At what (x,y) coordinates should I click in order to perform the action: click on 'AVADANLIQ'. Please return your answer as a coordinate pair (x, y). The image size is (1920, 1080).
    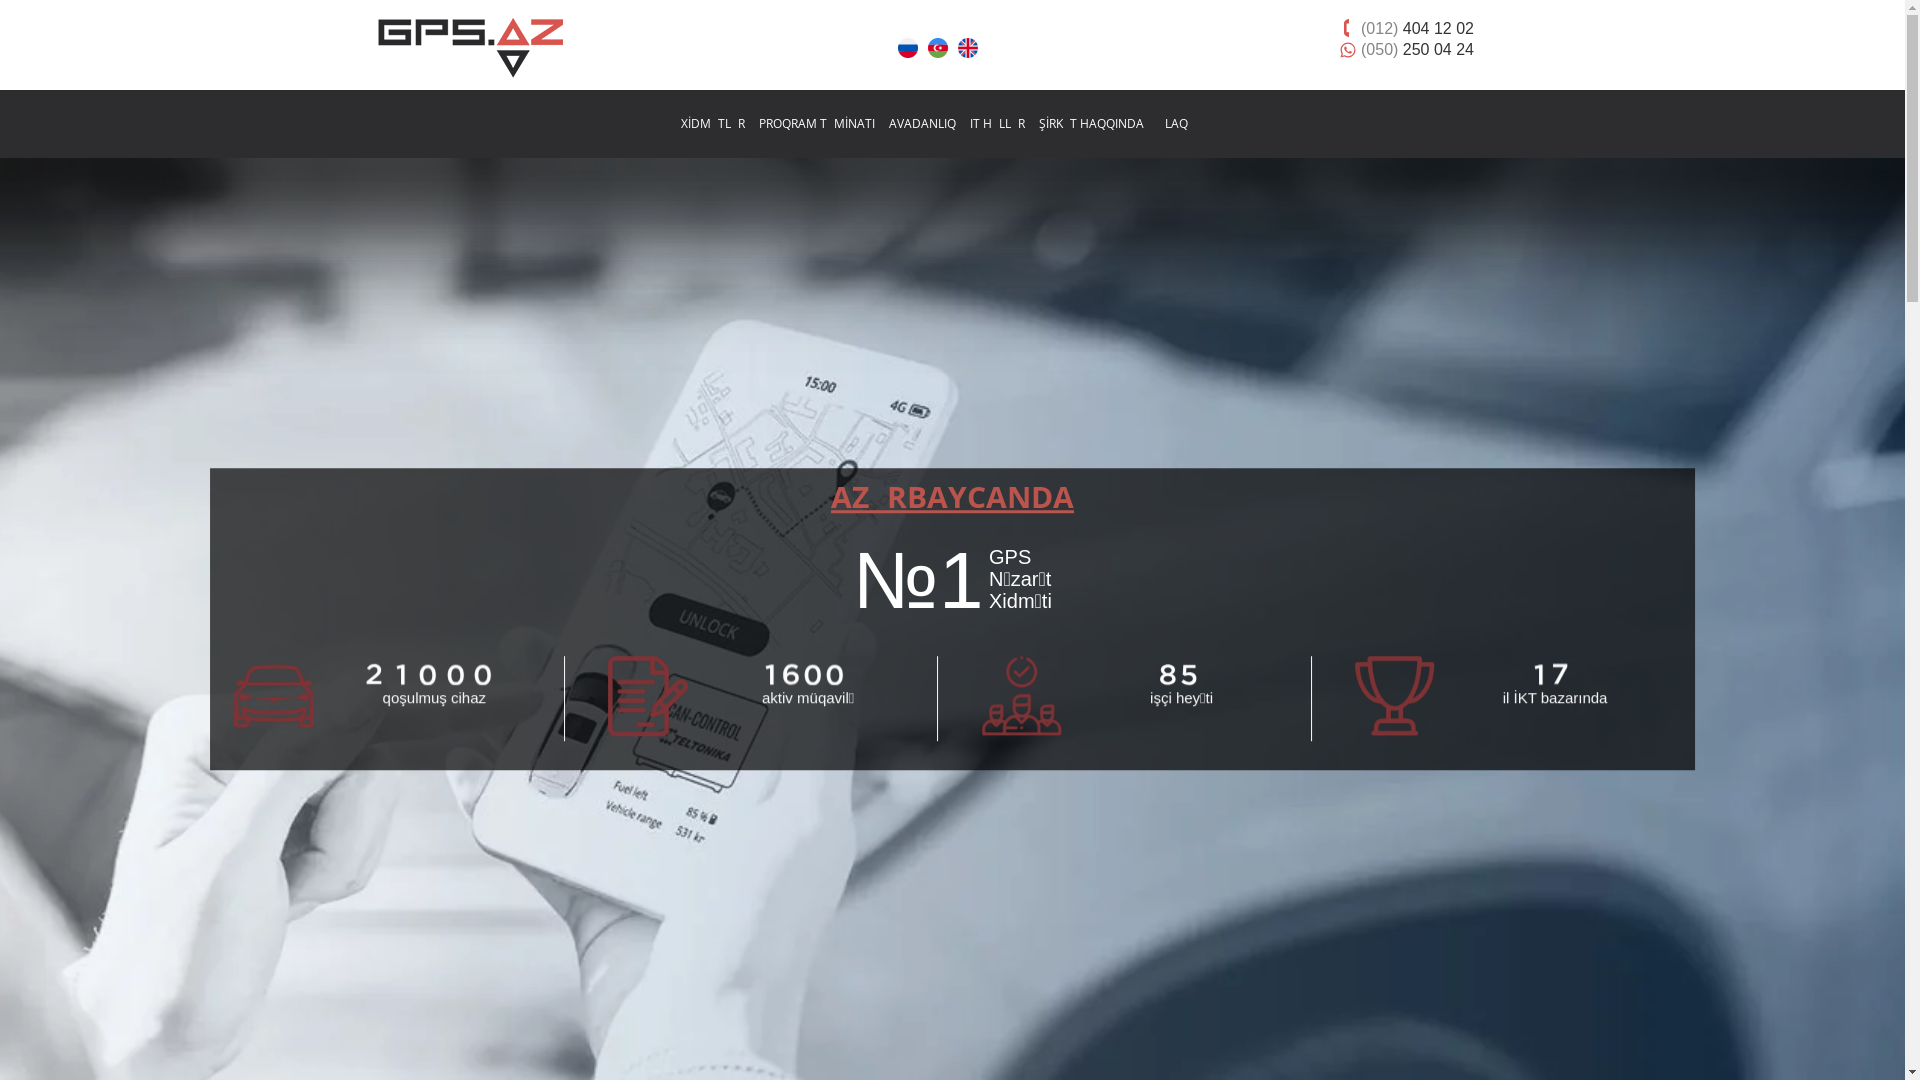
    Looking at the image, I should click on (887, 123).